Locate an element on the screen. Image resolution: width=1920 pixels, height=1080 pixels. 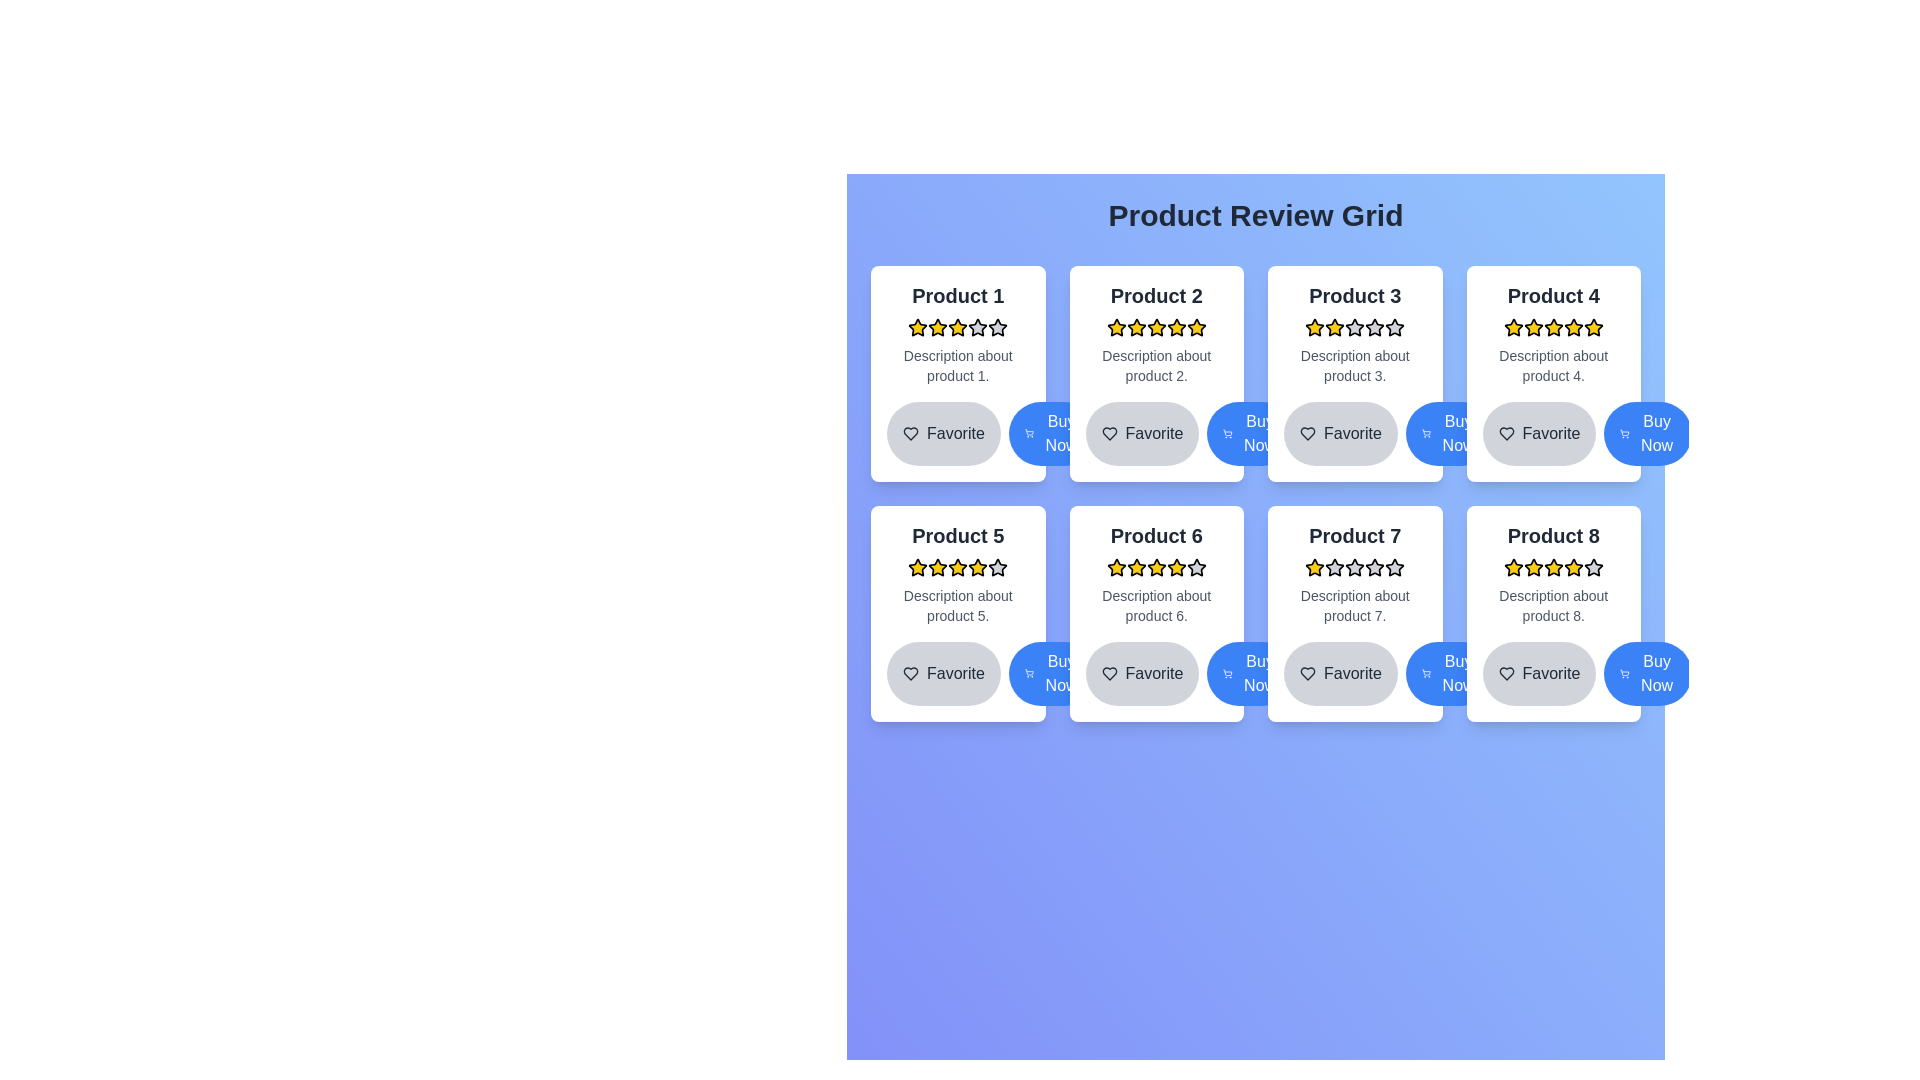
the fifth star icon representing the rating for 'Product 3', which is currently in an unselected state is located at coordinates (1394, 326).